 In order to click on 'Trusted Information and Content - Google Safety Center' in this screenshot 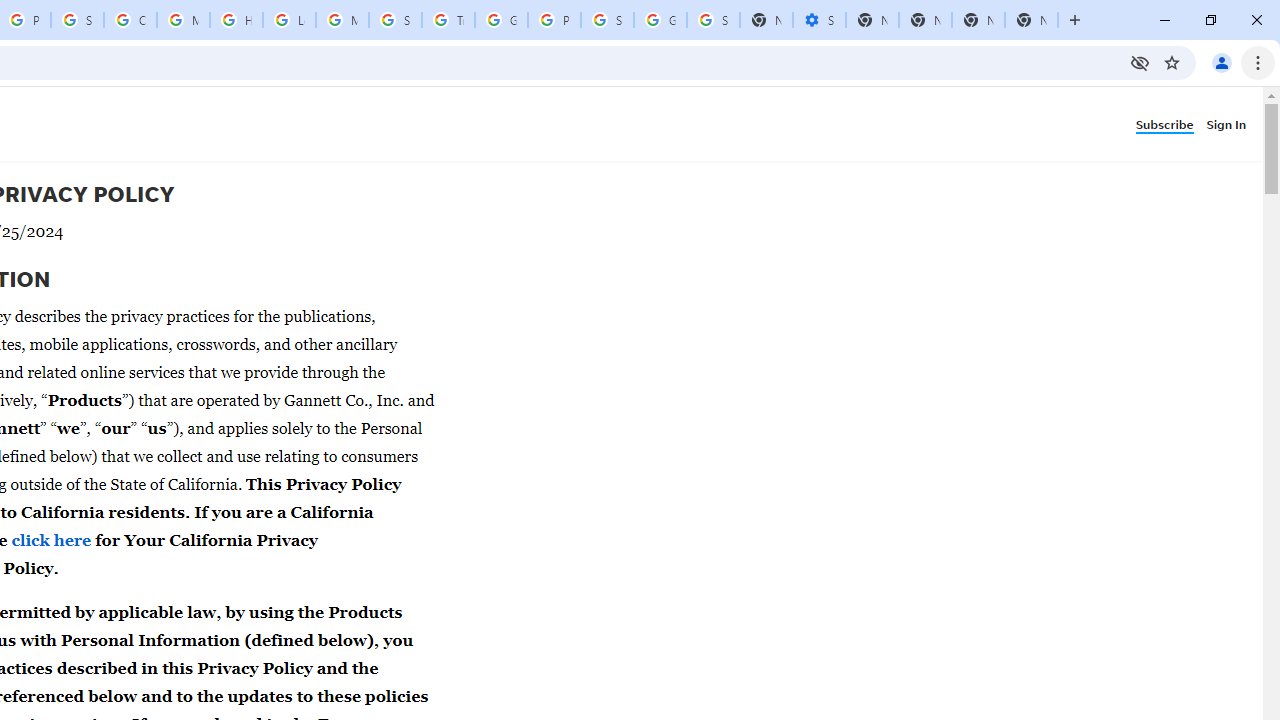, I will do `click(447, 20)`.